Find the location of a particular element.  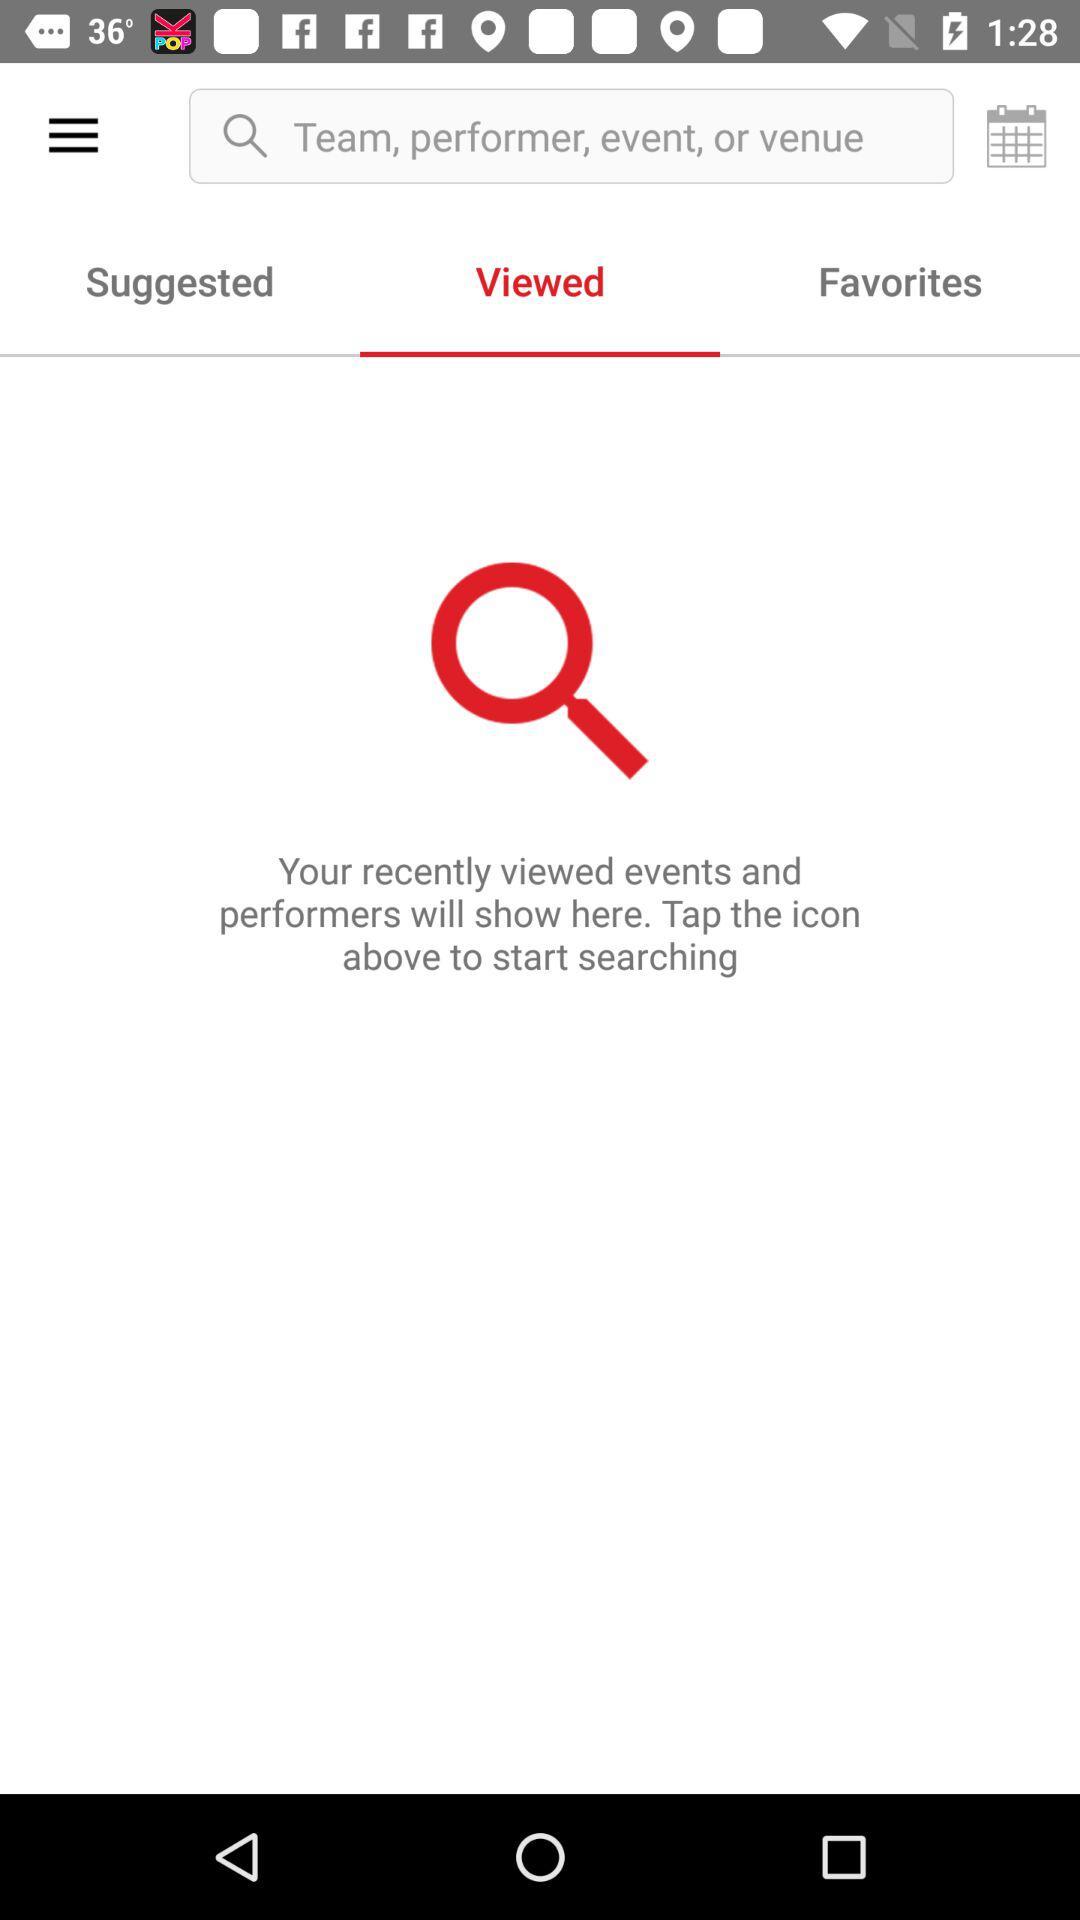

item next to viewed icon is located at coordinates (898, 279).